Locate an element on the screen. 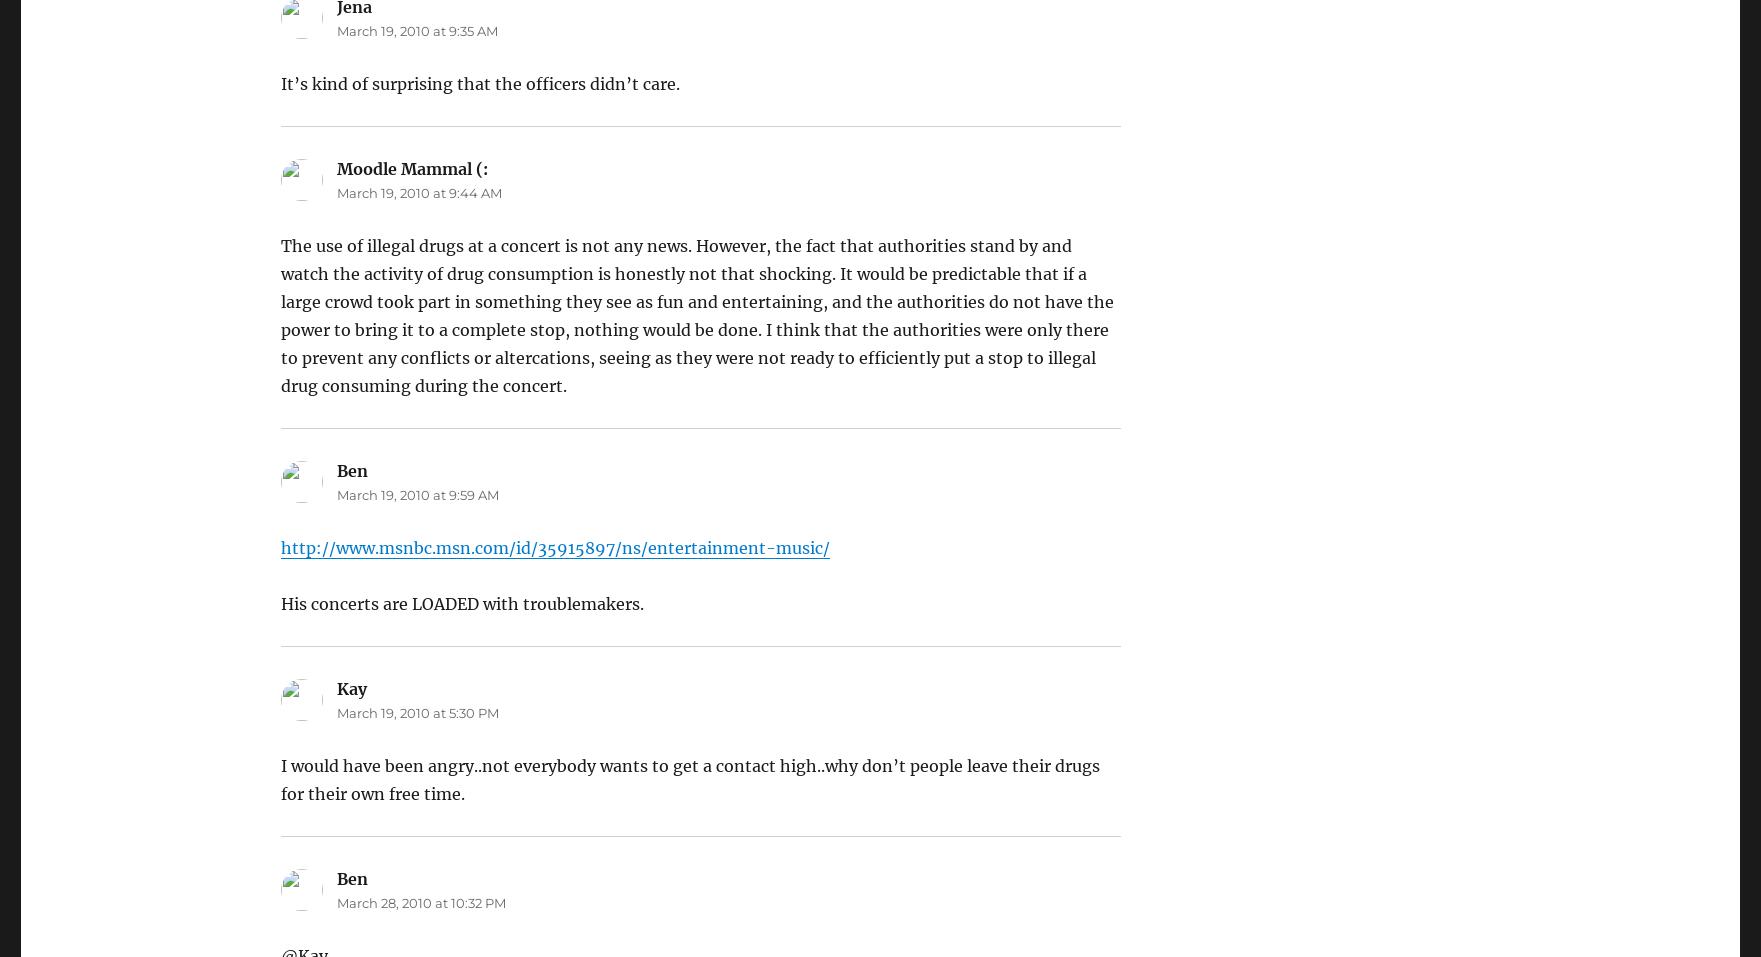 The image size is (1761, 957). 'March 19, 2010 at 9:44 AM' is located at coordinates (417, 192).